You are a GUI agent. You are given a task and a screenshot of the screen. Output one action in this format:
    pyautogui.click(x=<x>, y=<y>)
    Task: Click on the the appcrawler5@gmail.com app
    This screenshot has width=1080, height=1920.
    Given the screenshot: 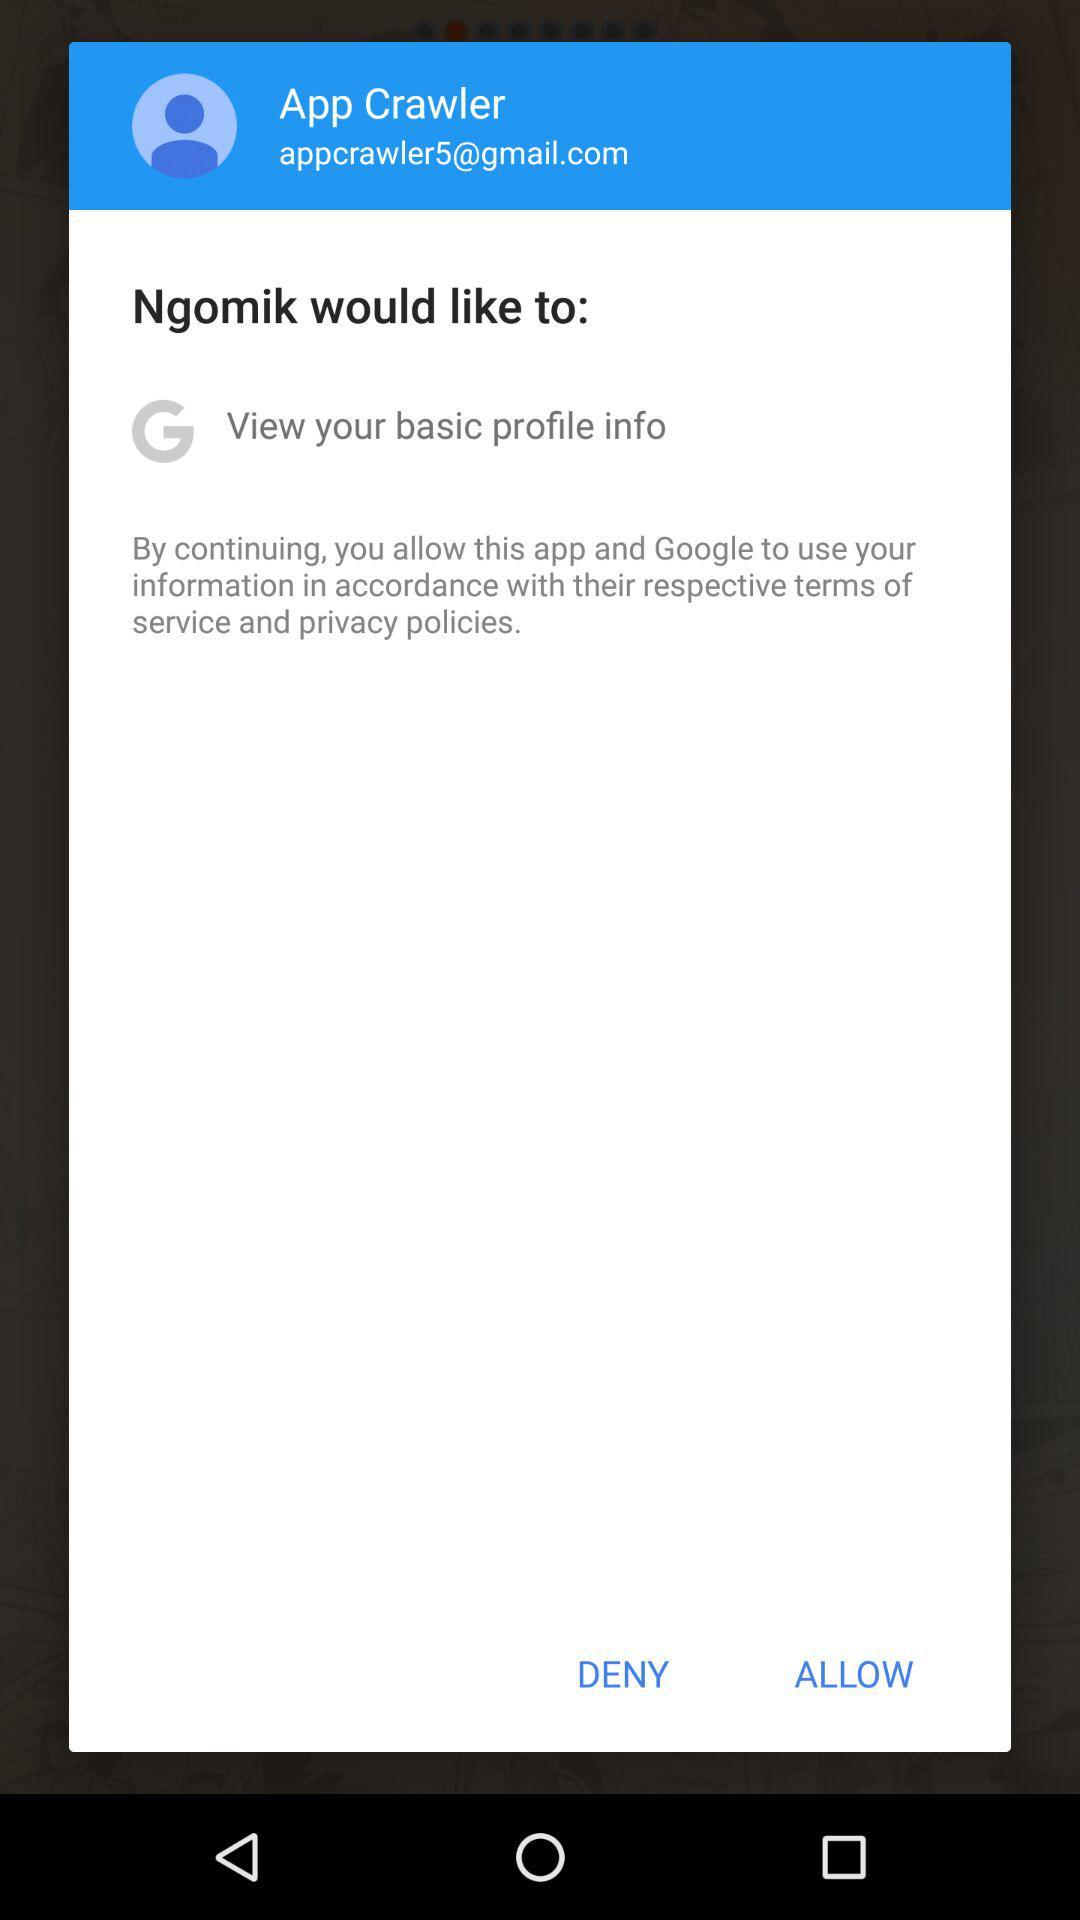 What is the action you would take?
    pyautogui.click(x=454, y=150)
    